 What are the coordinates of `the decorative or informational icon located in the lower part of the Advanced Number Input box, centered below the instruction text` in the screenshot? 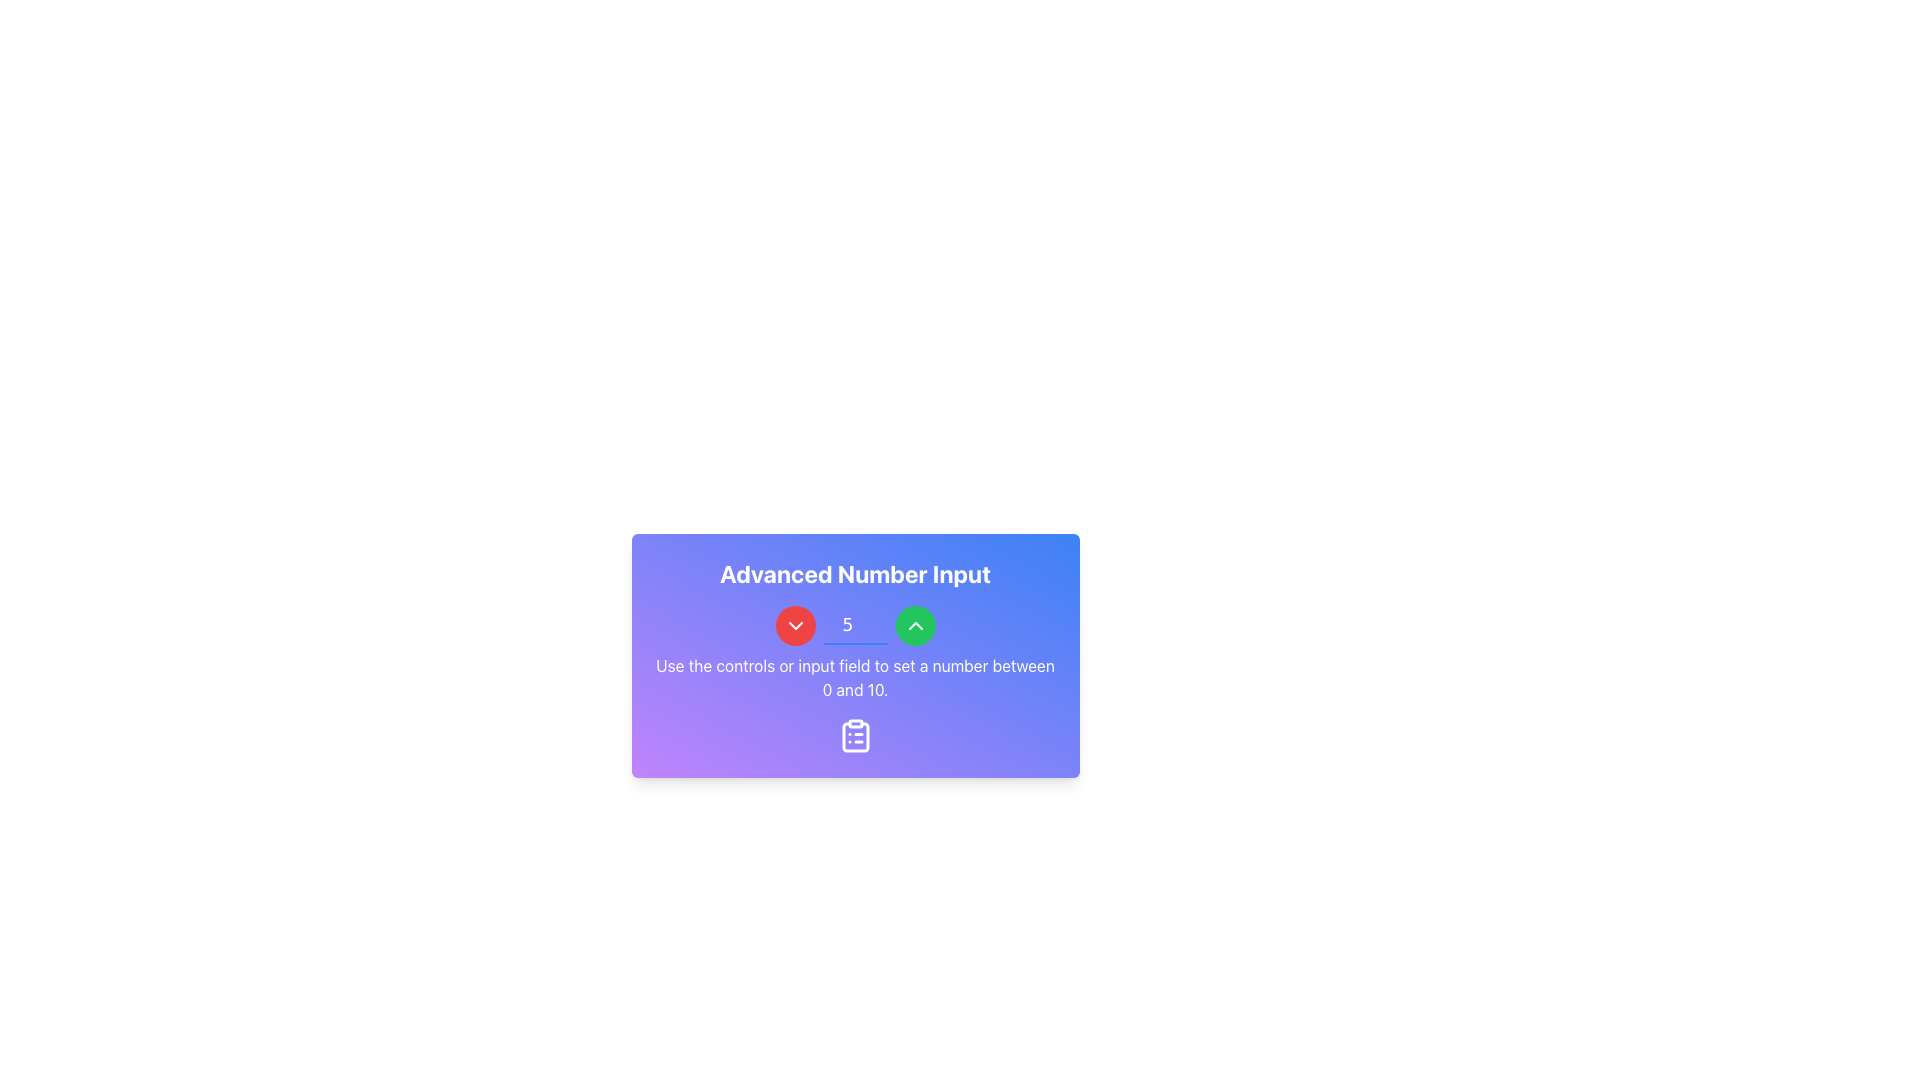 It's located at (855, 736).